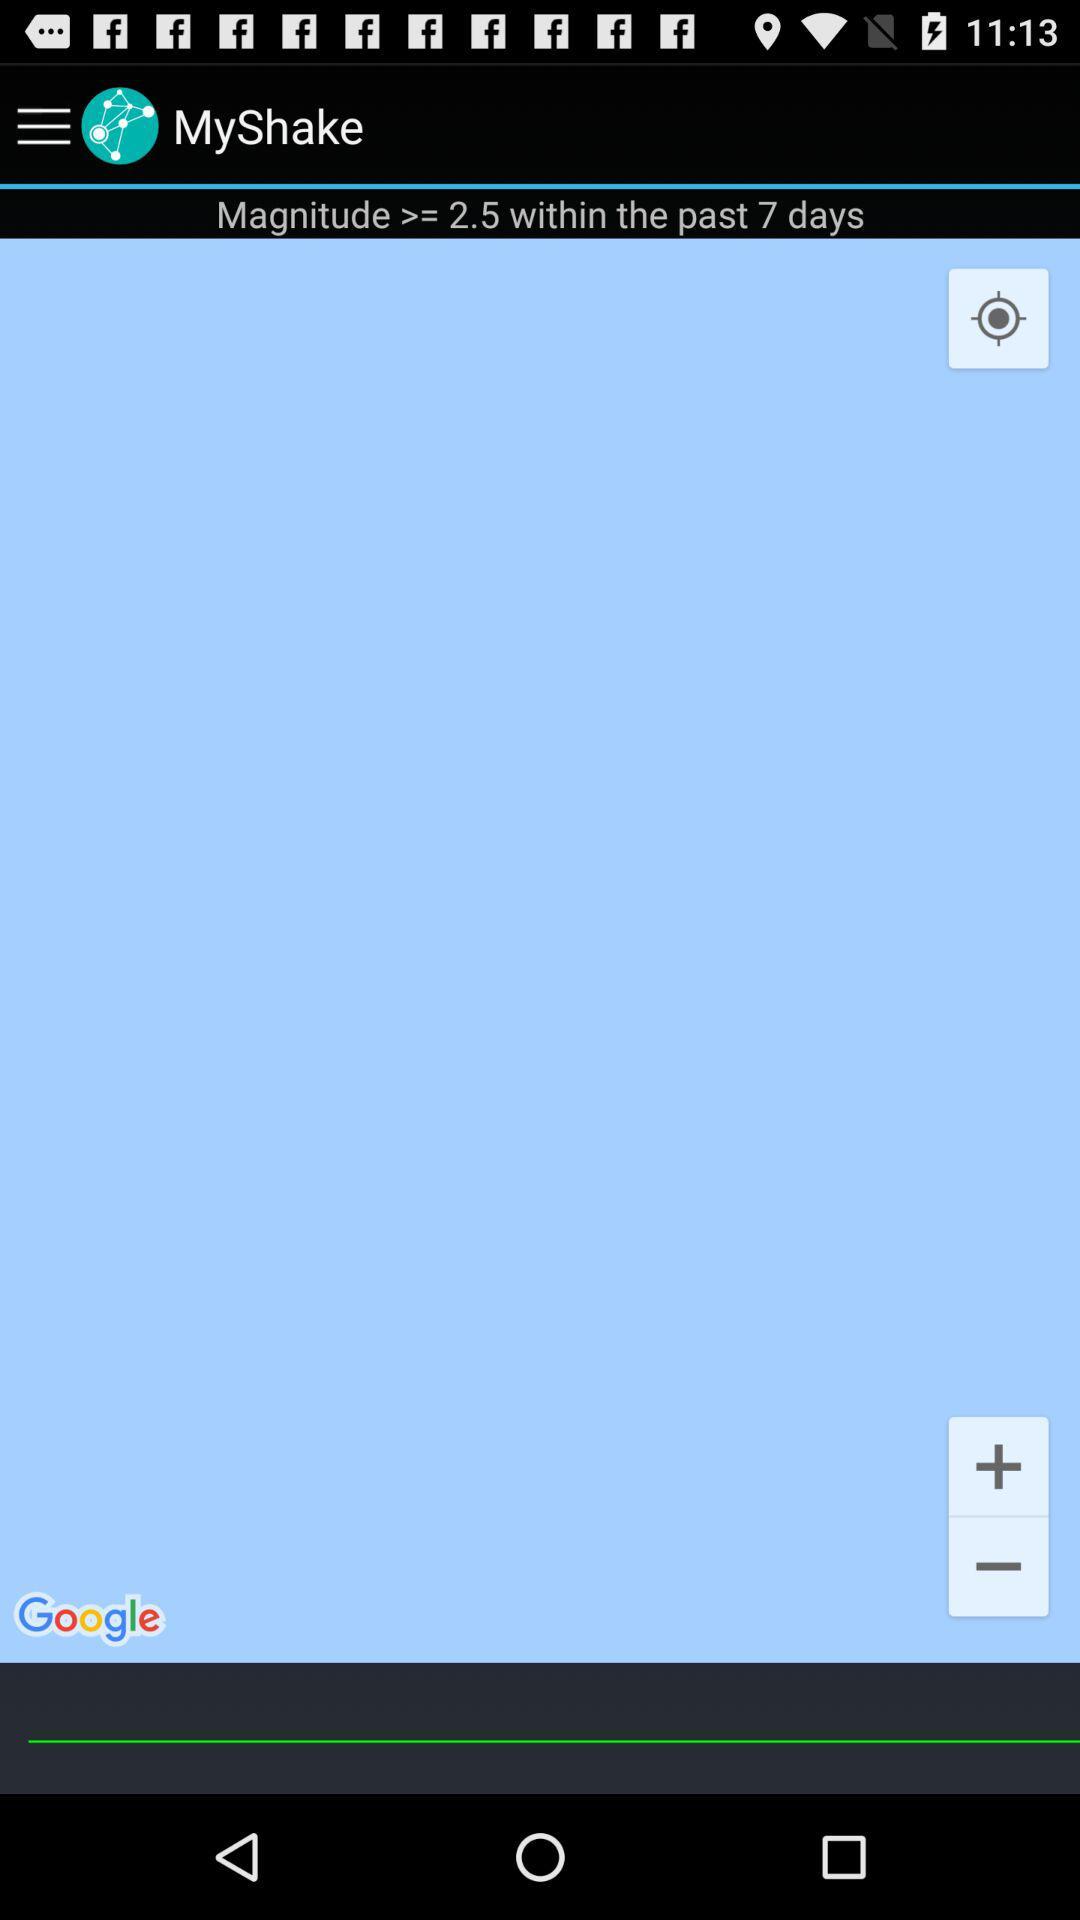  I want to click on the app below magnitude 2 5, so click(998, 318).